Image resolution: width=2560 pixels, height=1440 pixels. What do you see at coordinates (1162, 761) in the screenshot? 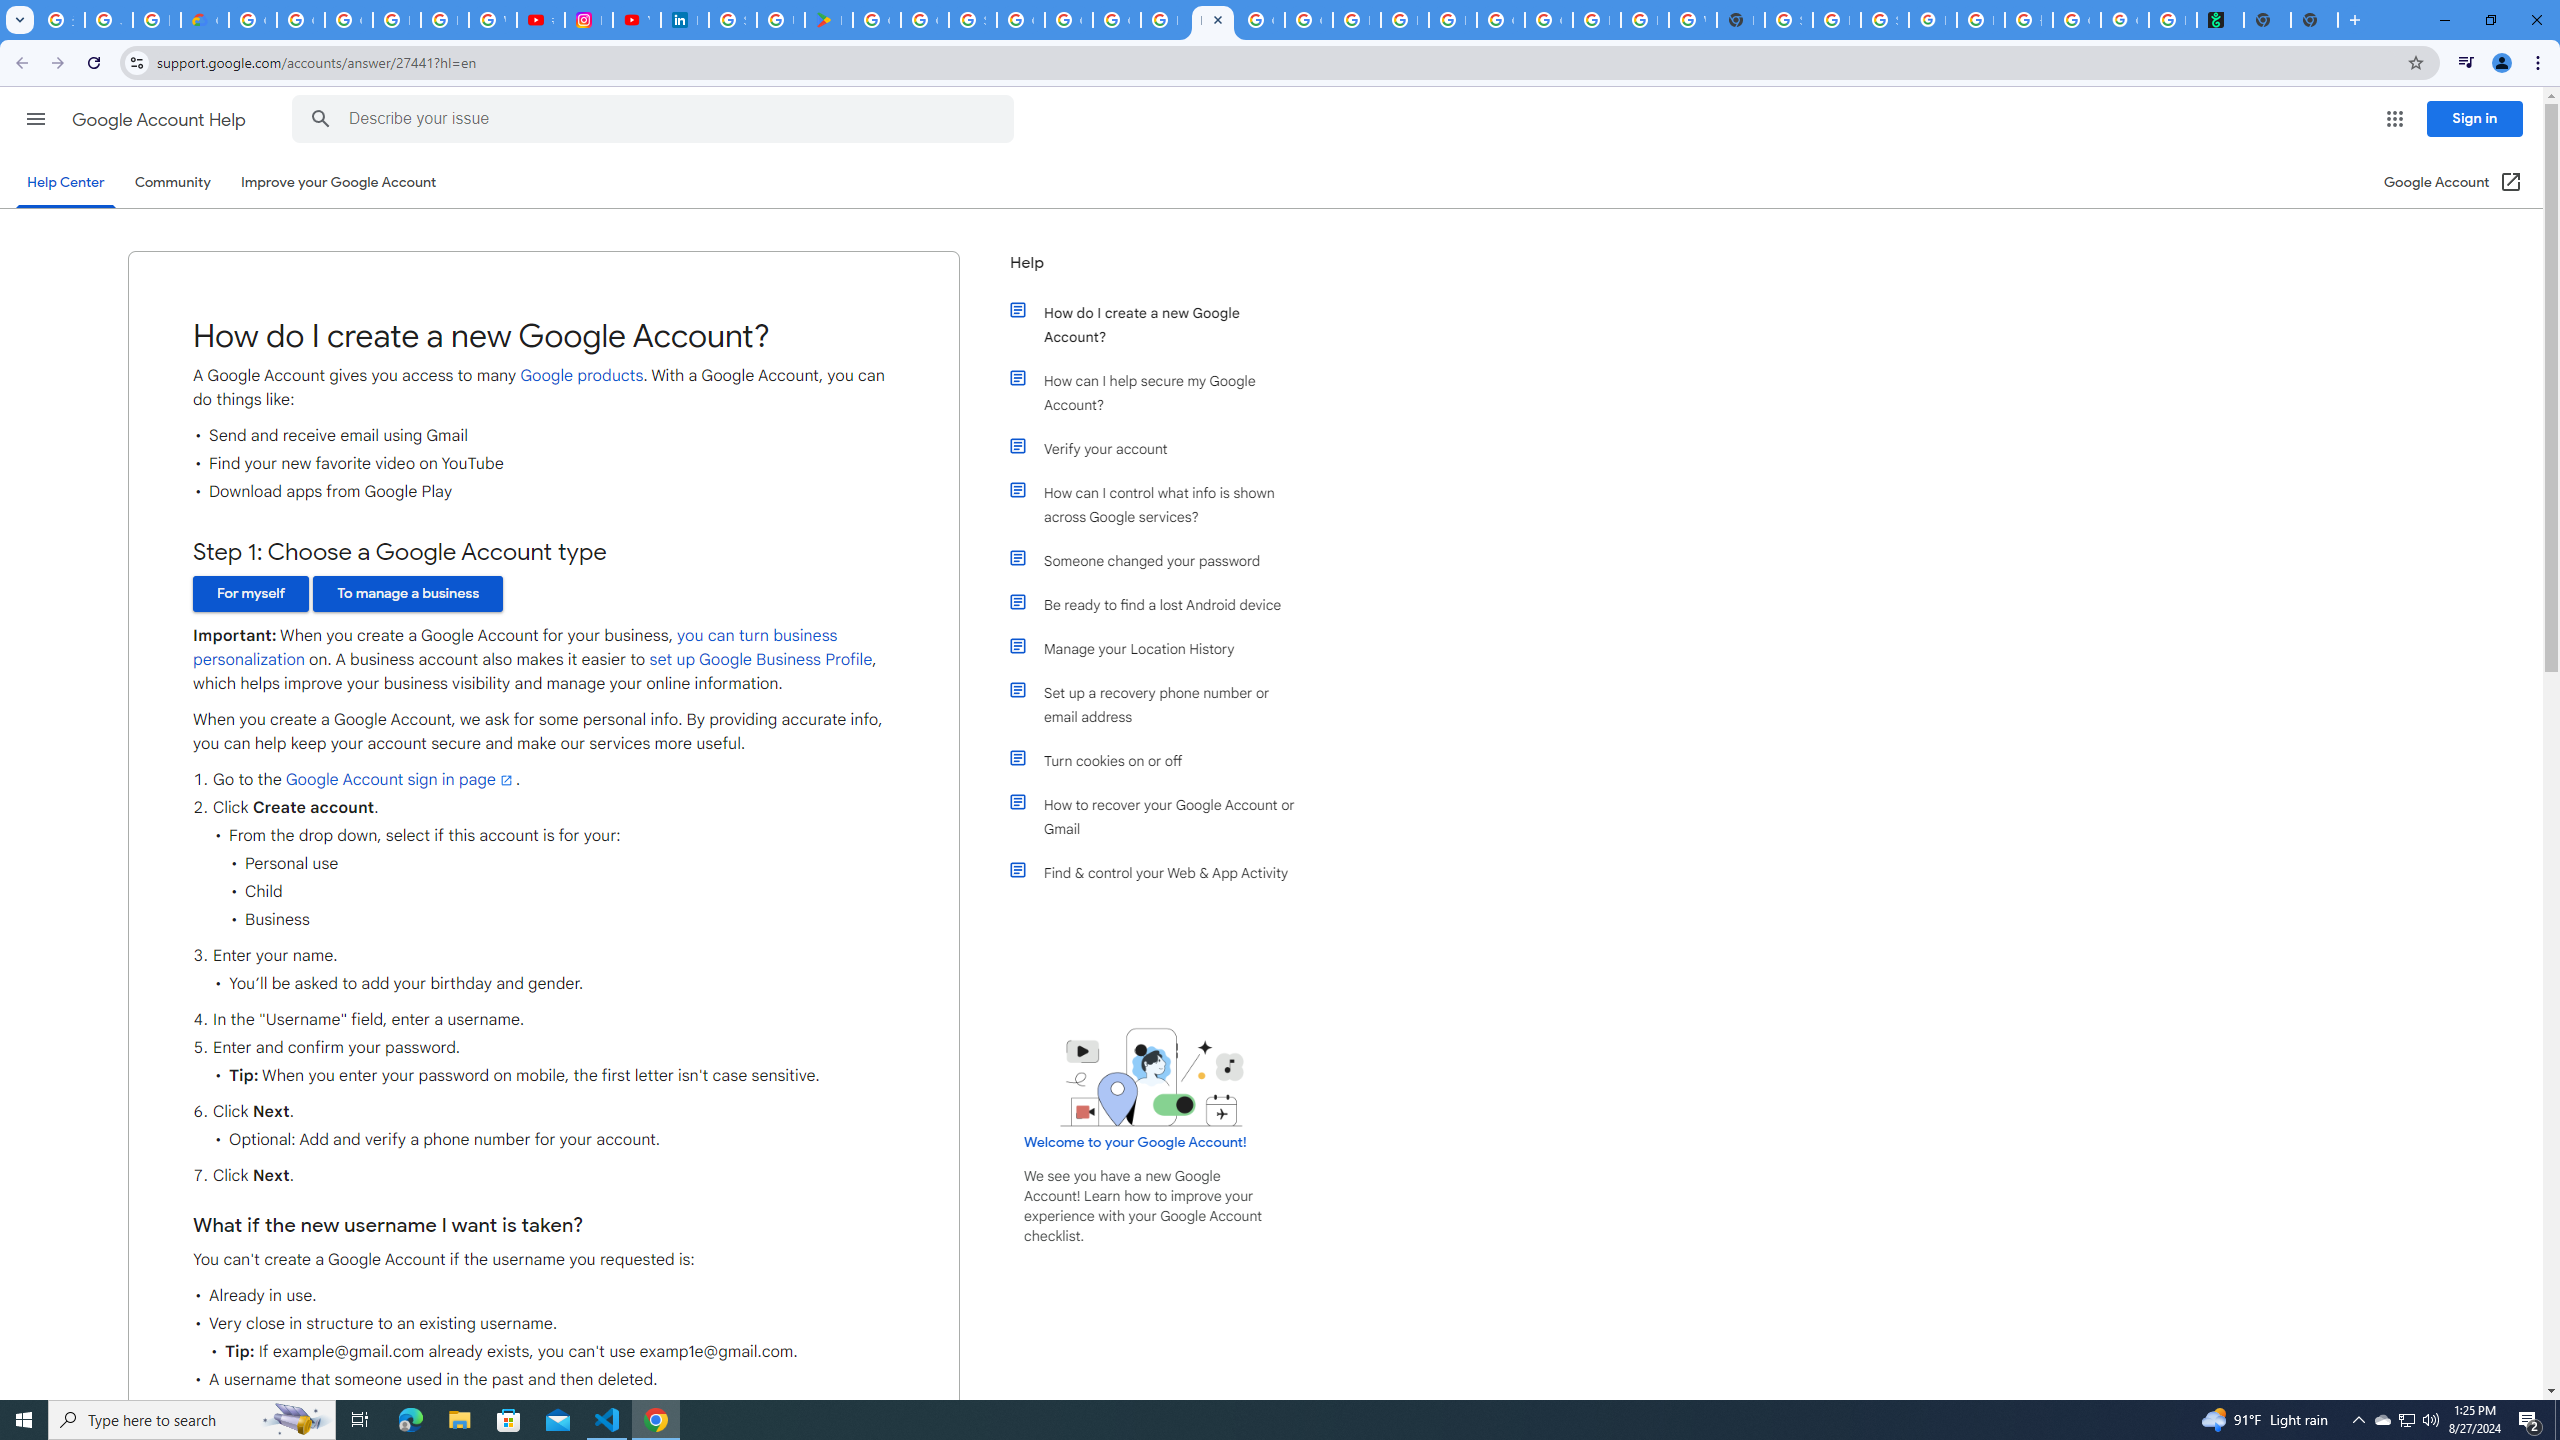
I see `'Turn cookies on or off'` at bounding box center [1162, 761].